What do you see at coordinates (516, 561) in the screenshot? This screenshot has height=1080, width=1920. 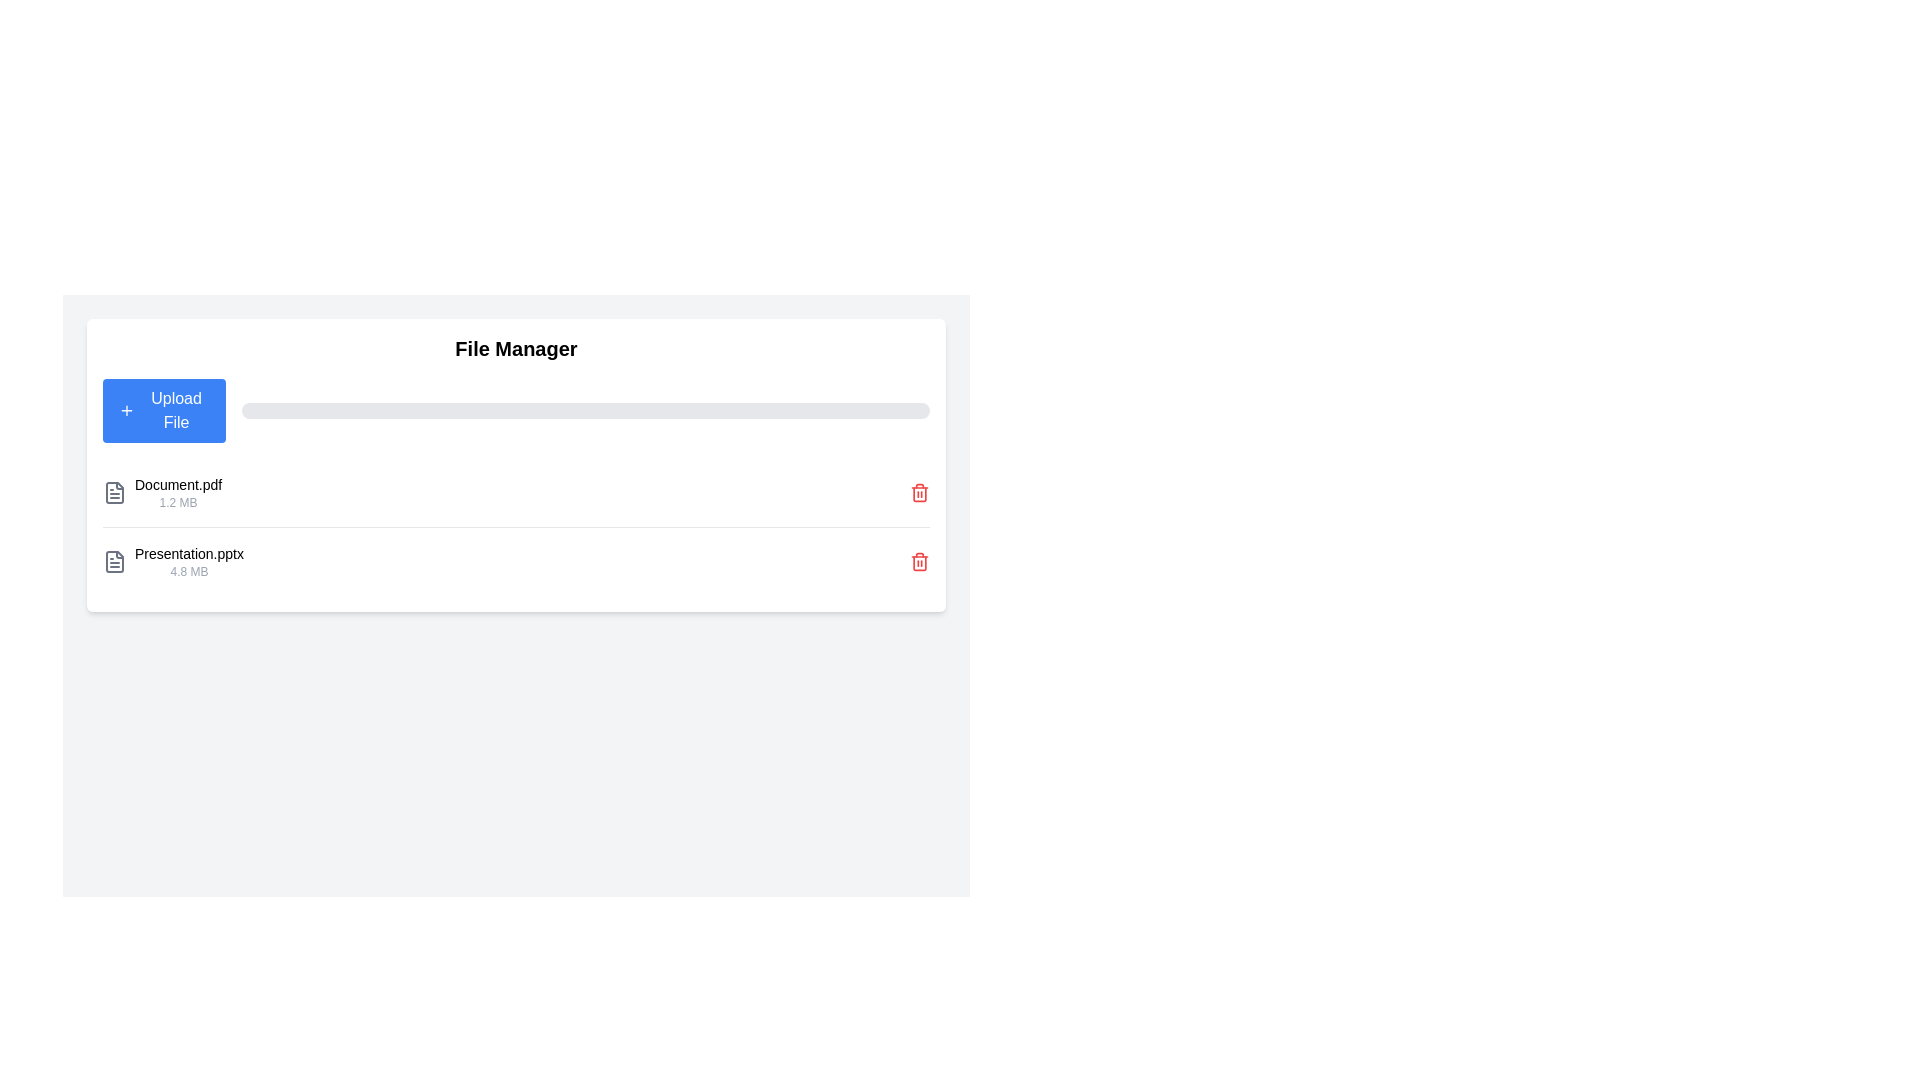 I see `the second entry` at bounding box center [516, 561].